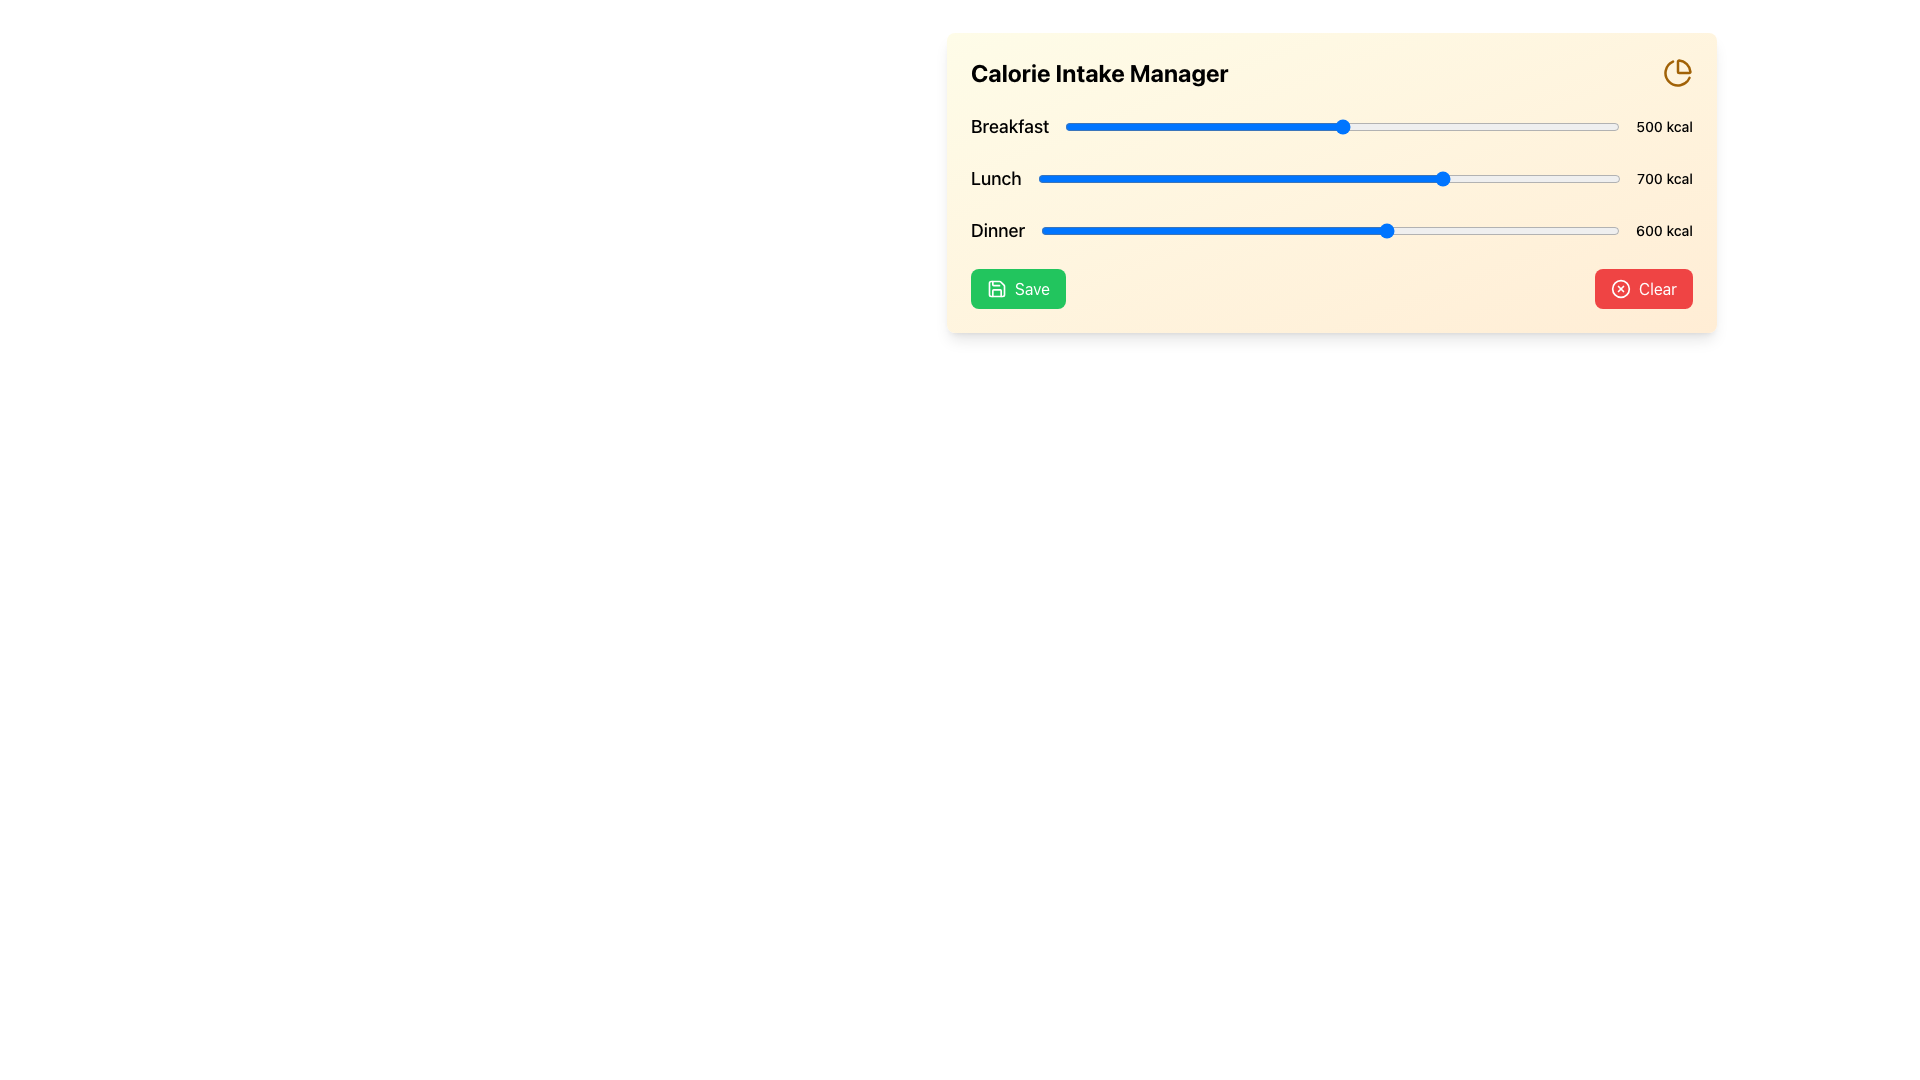 This screenshot has height=1080, width=1920. I want to click on the text label displaying '700 kcal', which is styled in a small, medium-weight sans-serif font and positioned to the far right of a horizontal progress bar slider in a light beige background interface, so click(1665, 177).